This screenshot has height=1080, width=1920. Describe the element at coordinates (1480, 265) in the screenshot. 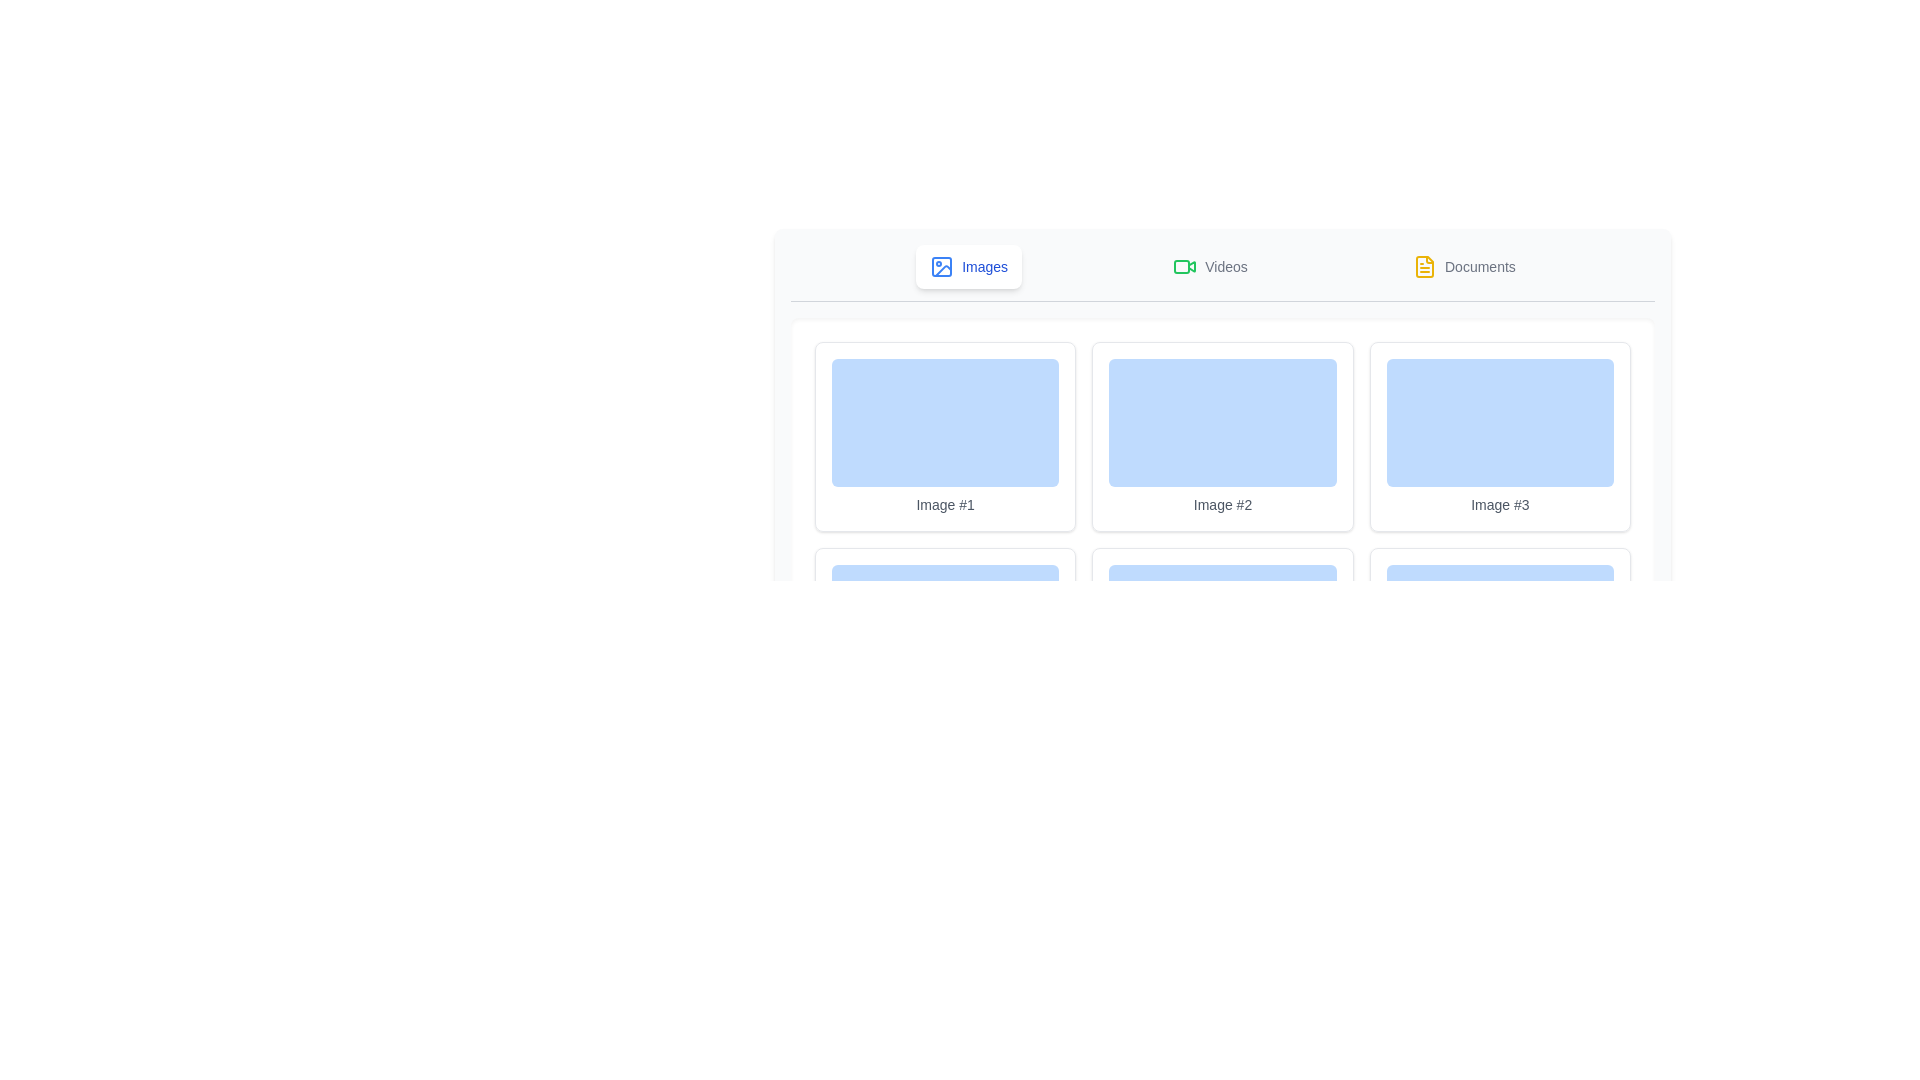

I see `the text label 'Documents' which is styled with a medium font size and gray color, located in the rightmost option of the horizontal menu bar` at that location.